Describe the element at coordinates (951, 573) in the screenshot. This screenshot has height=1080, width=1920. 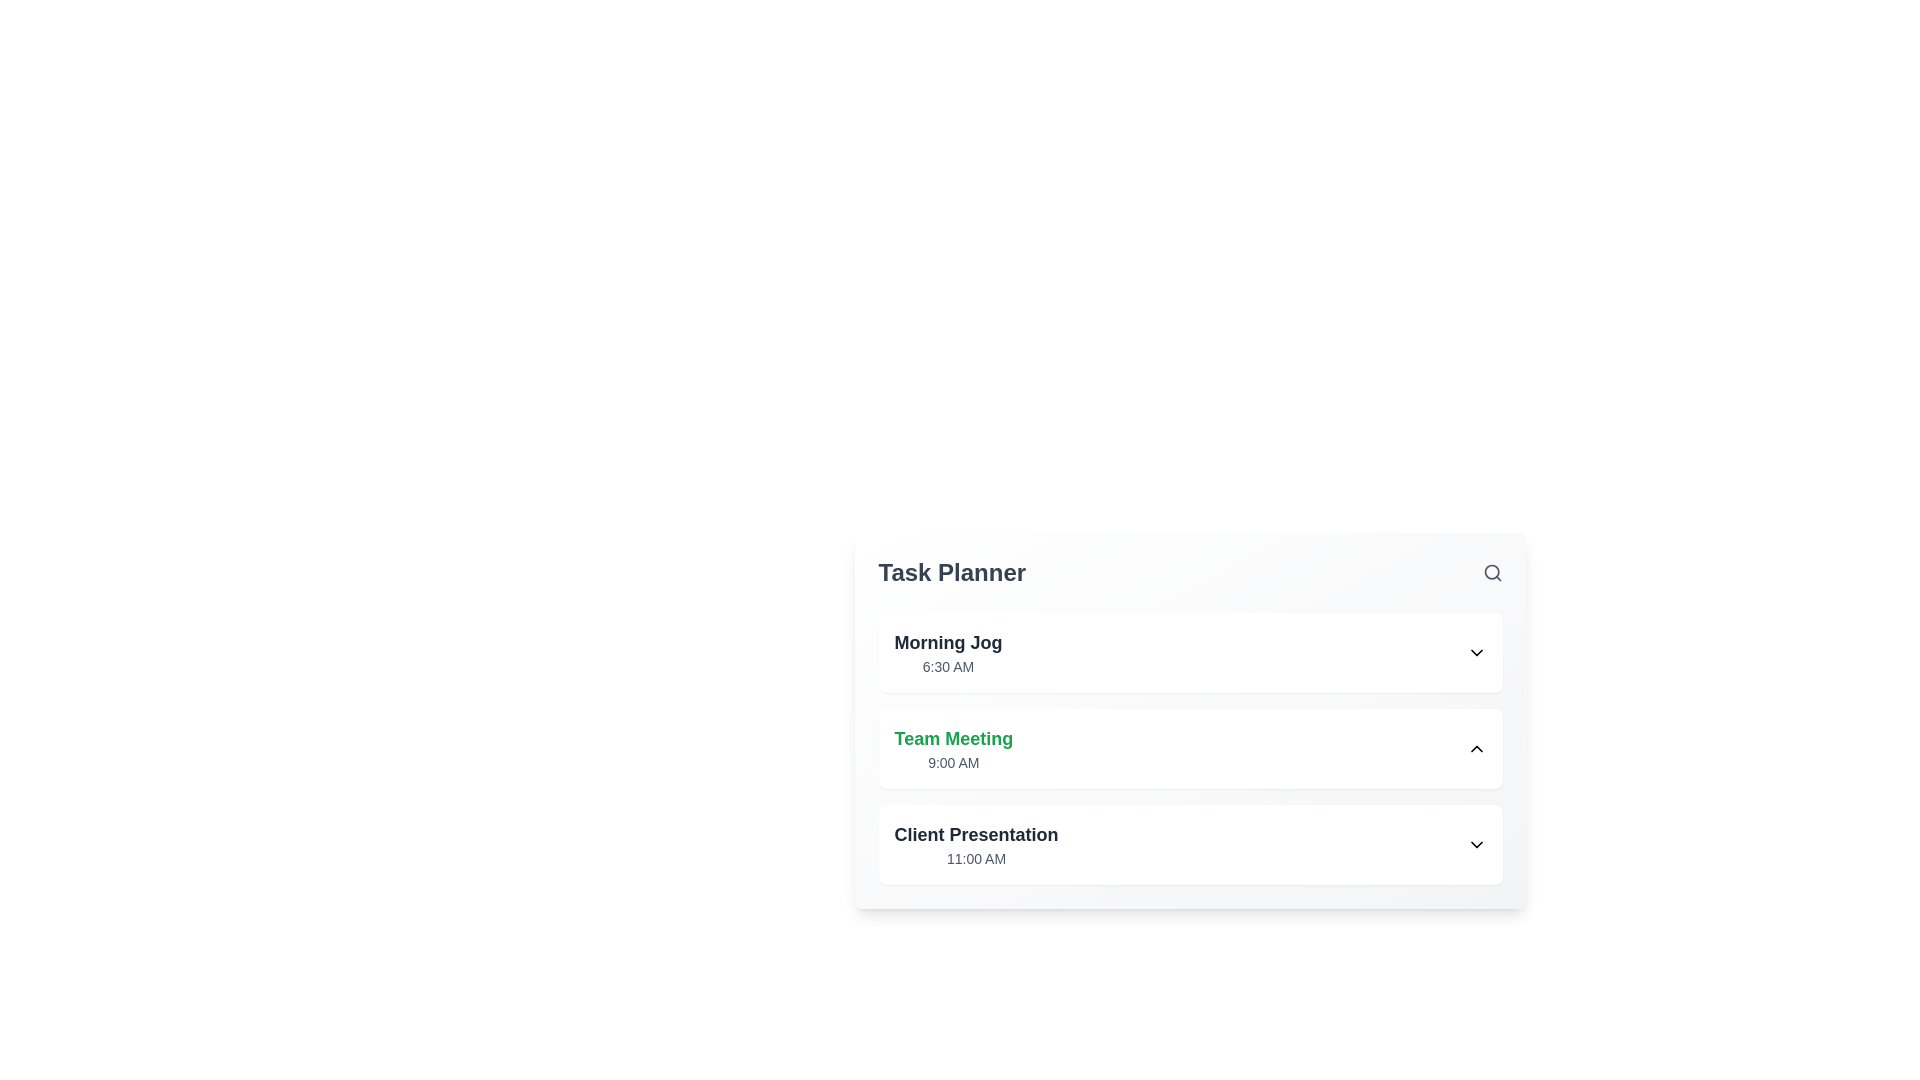
I see `text from the 'Task Planner' text label, which is prominently displayed in a bold and large font at the top-left of the header` at that location.